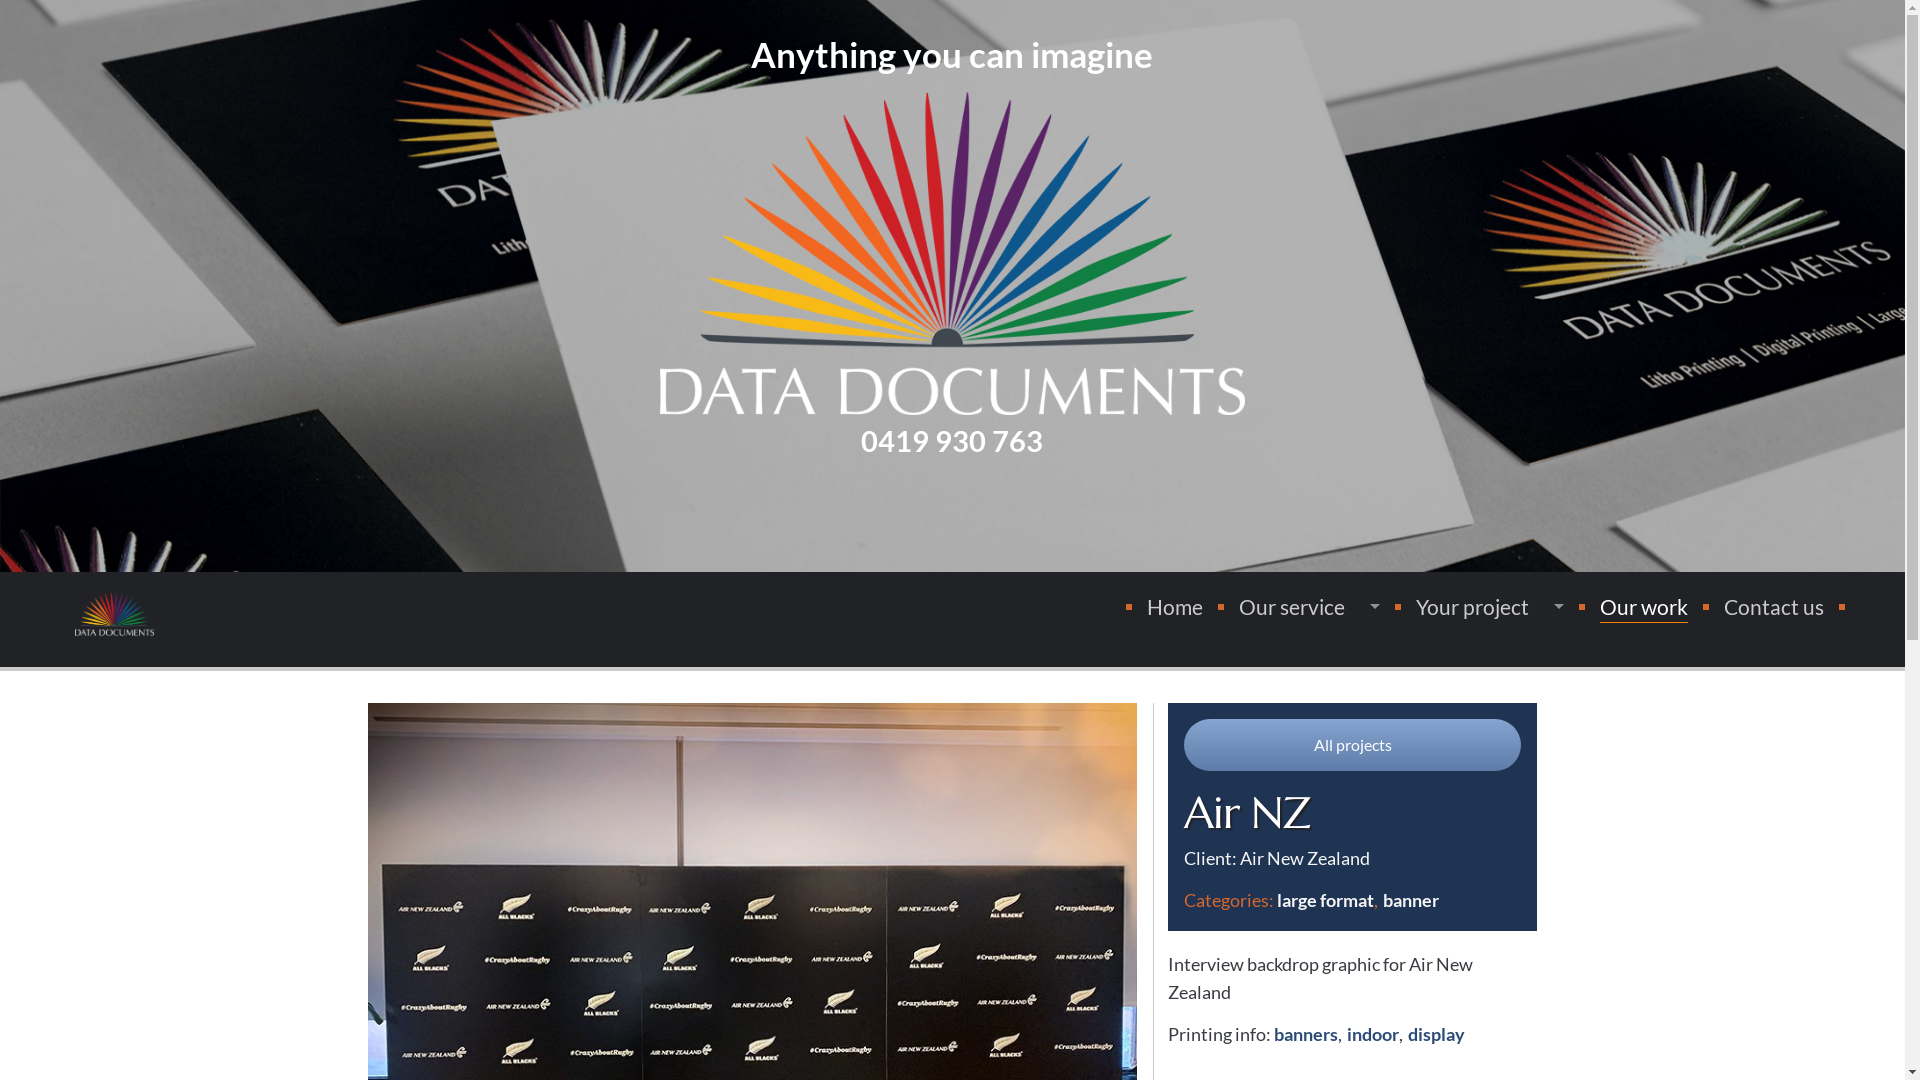 The height and width of the screenshot is (1080, 1920). I want to click on '0419 930 763', so click(950, 440).